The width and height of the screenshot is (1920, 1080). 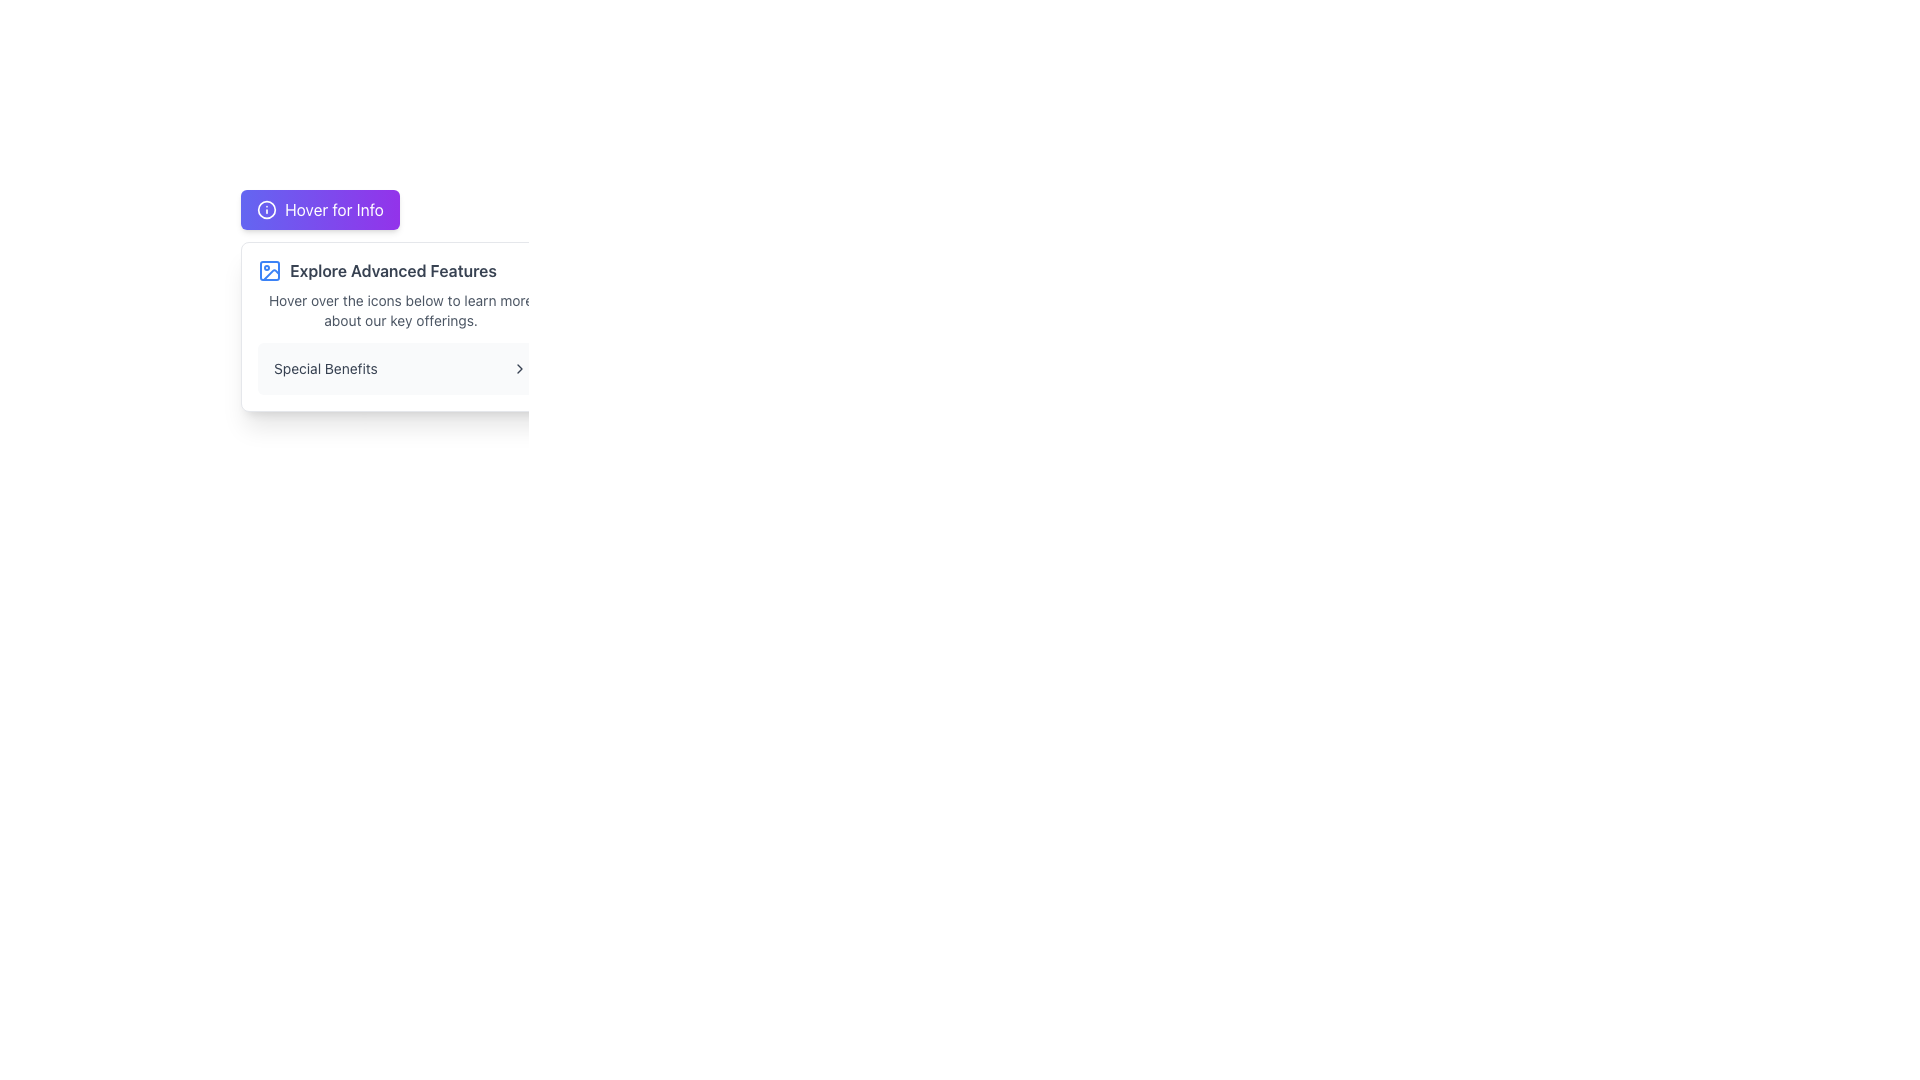 I want to click on information from the tooltip that appears when hovering over the 'Hover for Info' button, so click(x=400, y=326).